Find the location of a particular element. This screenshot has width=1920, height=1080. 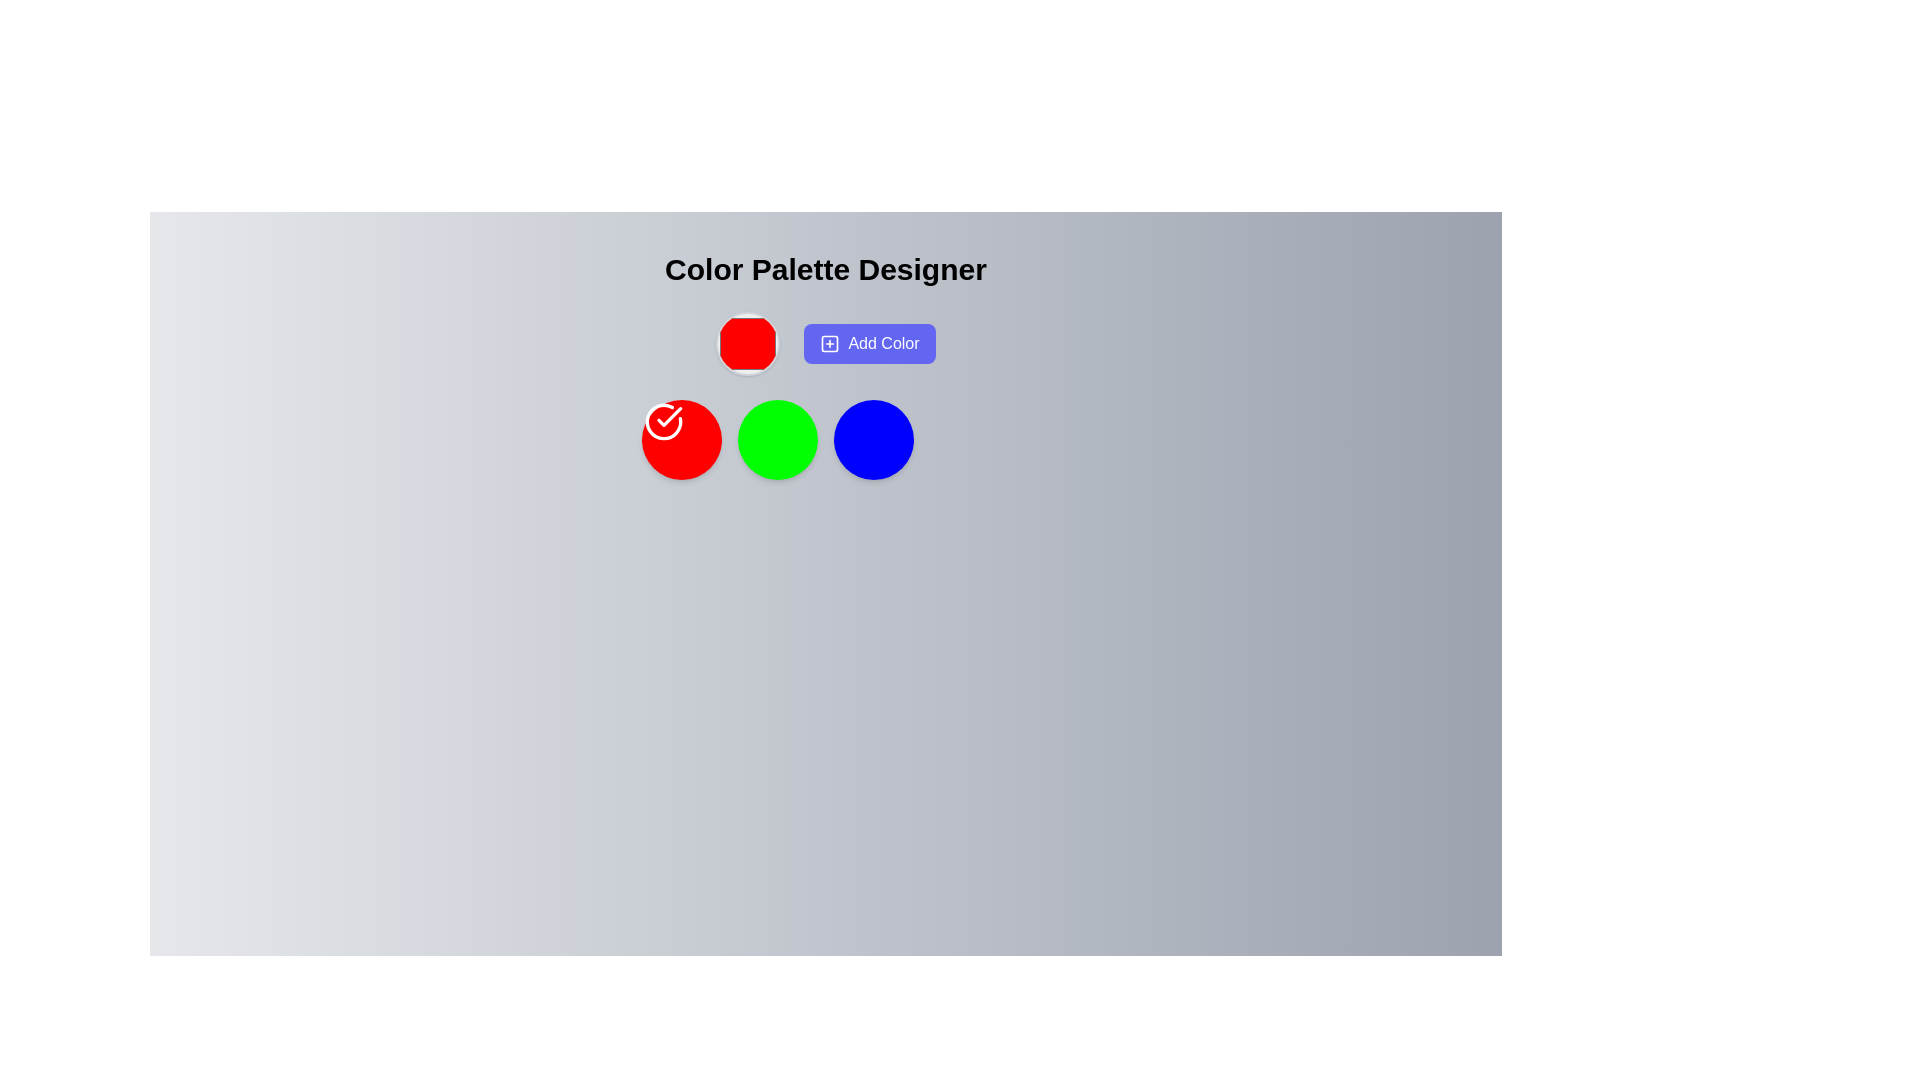

the curved arc segment of the checkmark icon, which is located inside the circular area at the bottom left among three color circles is located at coordinates (663, 420).